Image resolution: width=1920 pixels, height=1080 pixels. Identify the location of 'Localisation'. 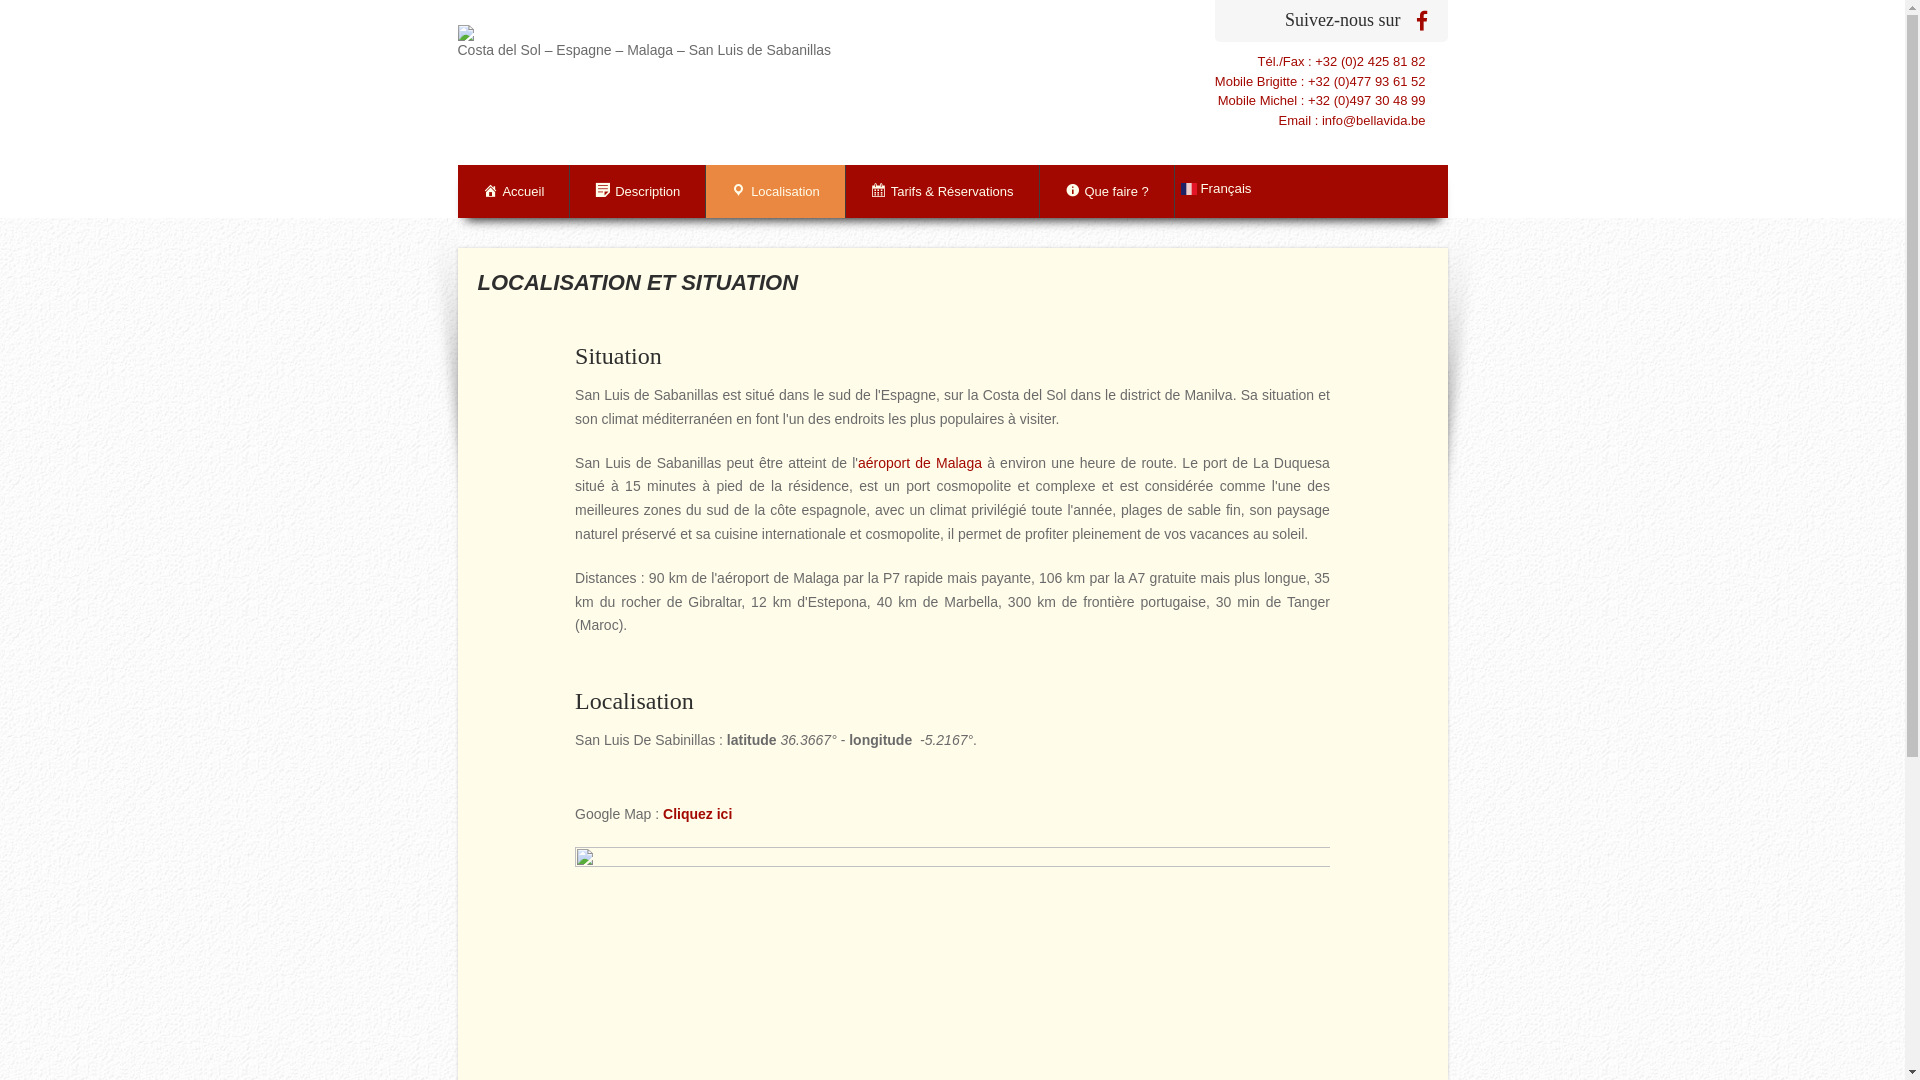
(705, 191).